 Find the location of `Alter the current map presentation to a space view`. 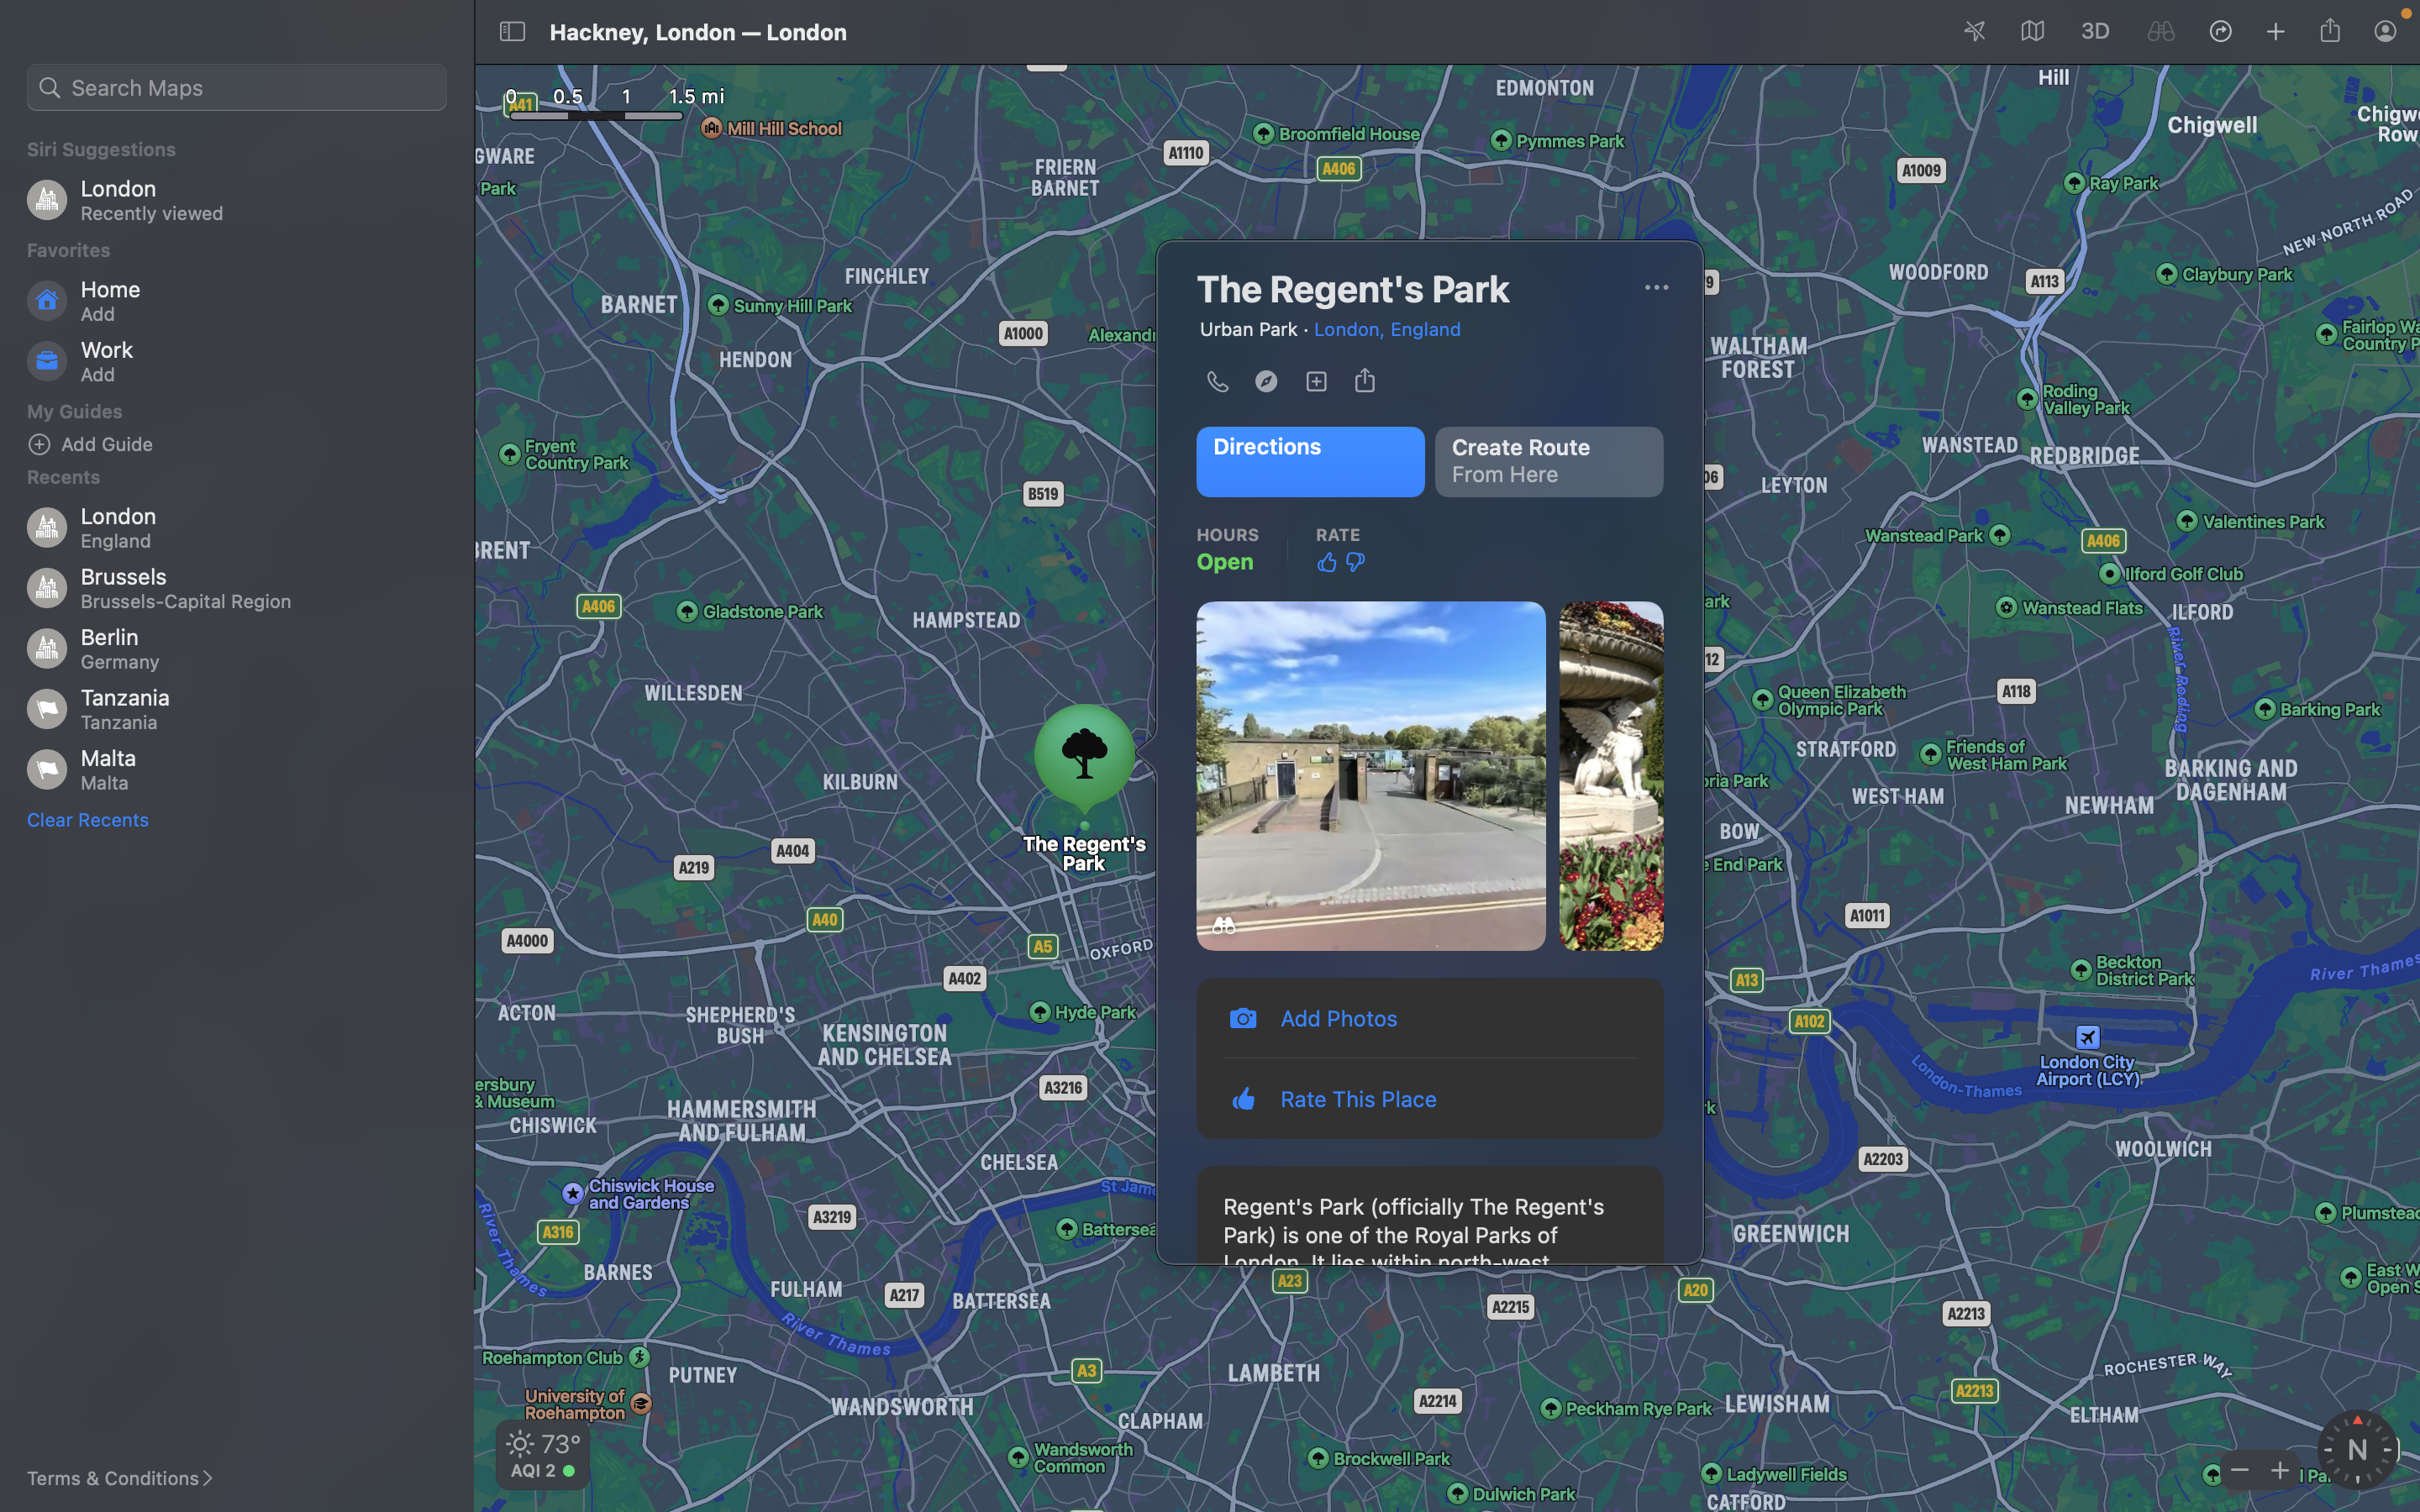

Alter the current map presentation to a space view is located at coordinates (1655, 287).